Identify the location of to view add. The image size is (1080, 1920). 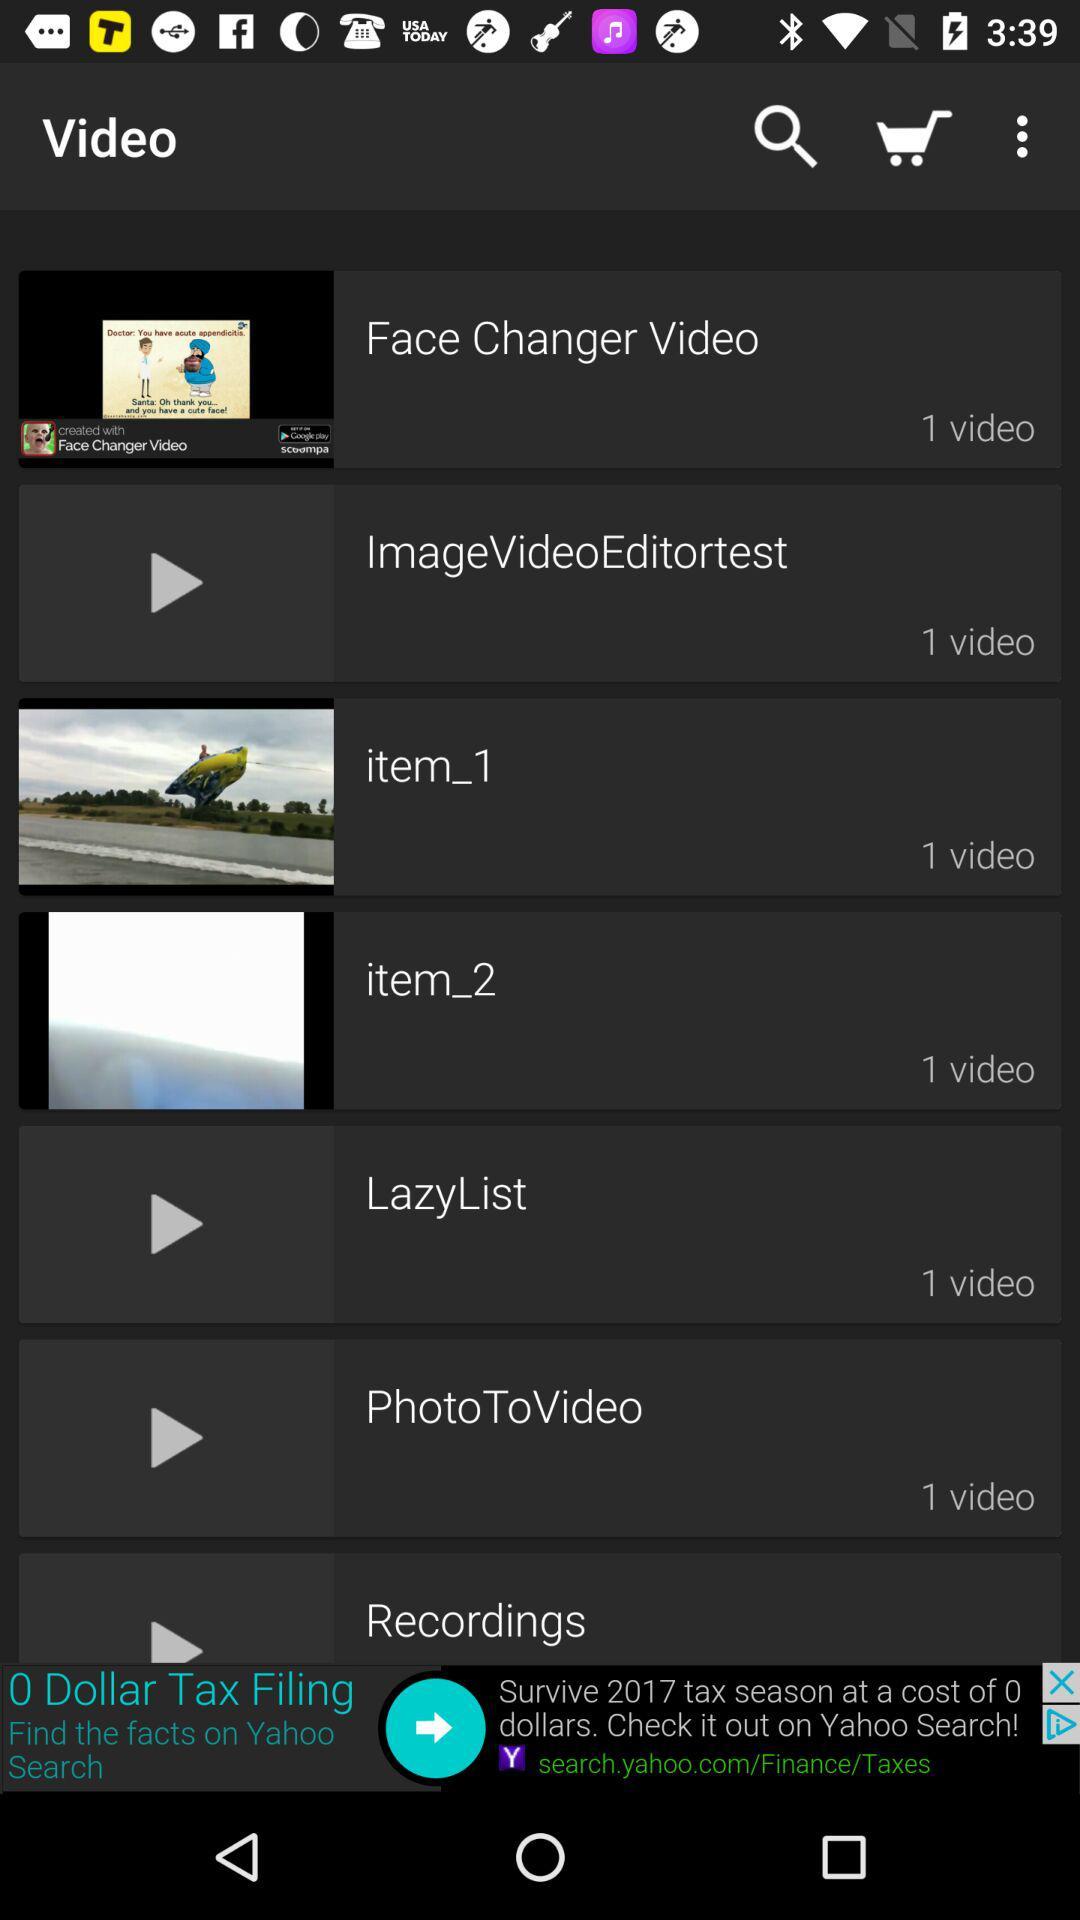
(540, 1727).